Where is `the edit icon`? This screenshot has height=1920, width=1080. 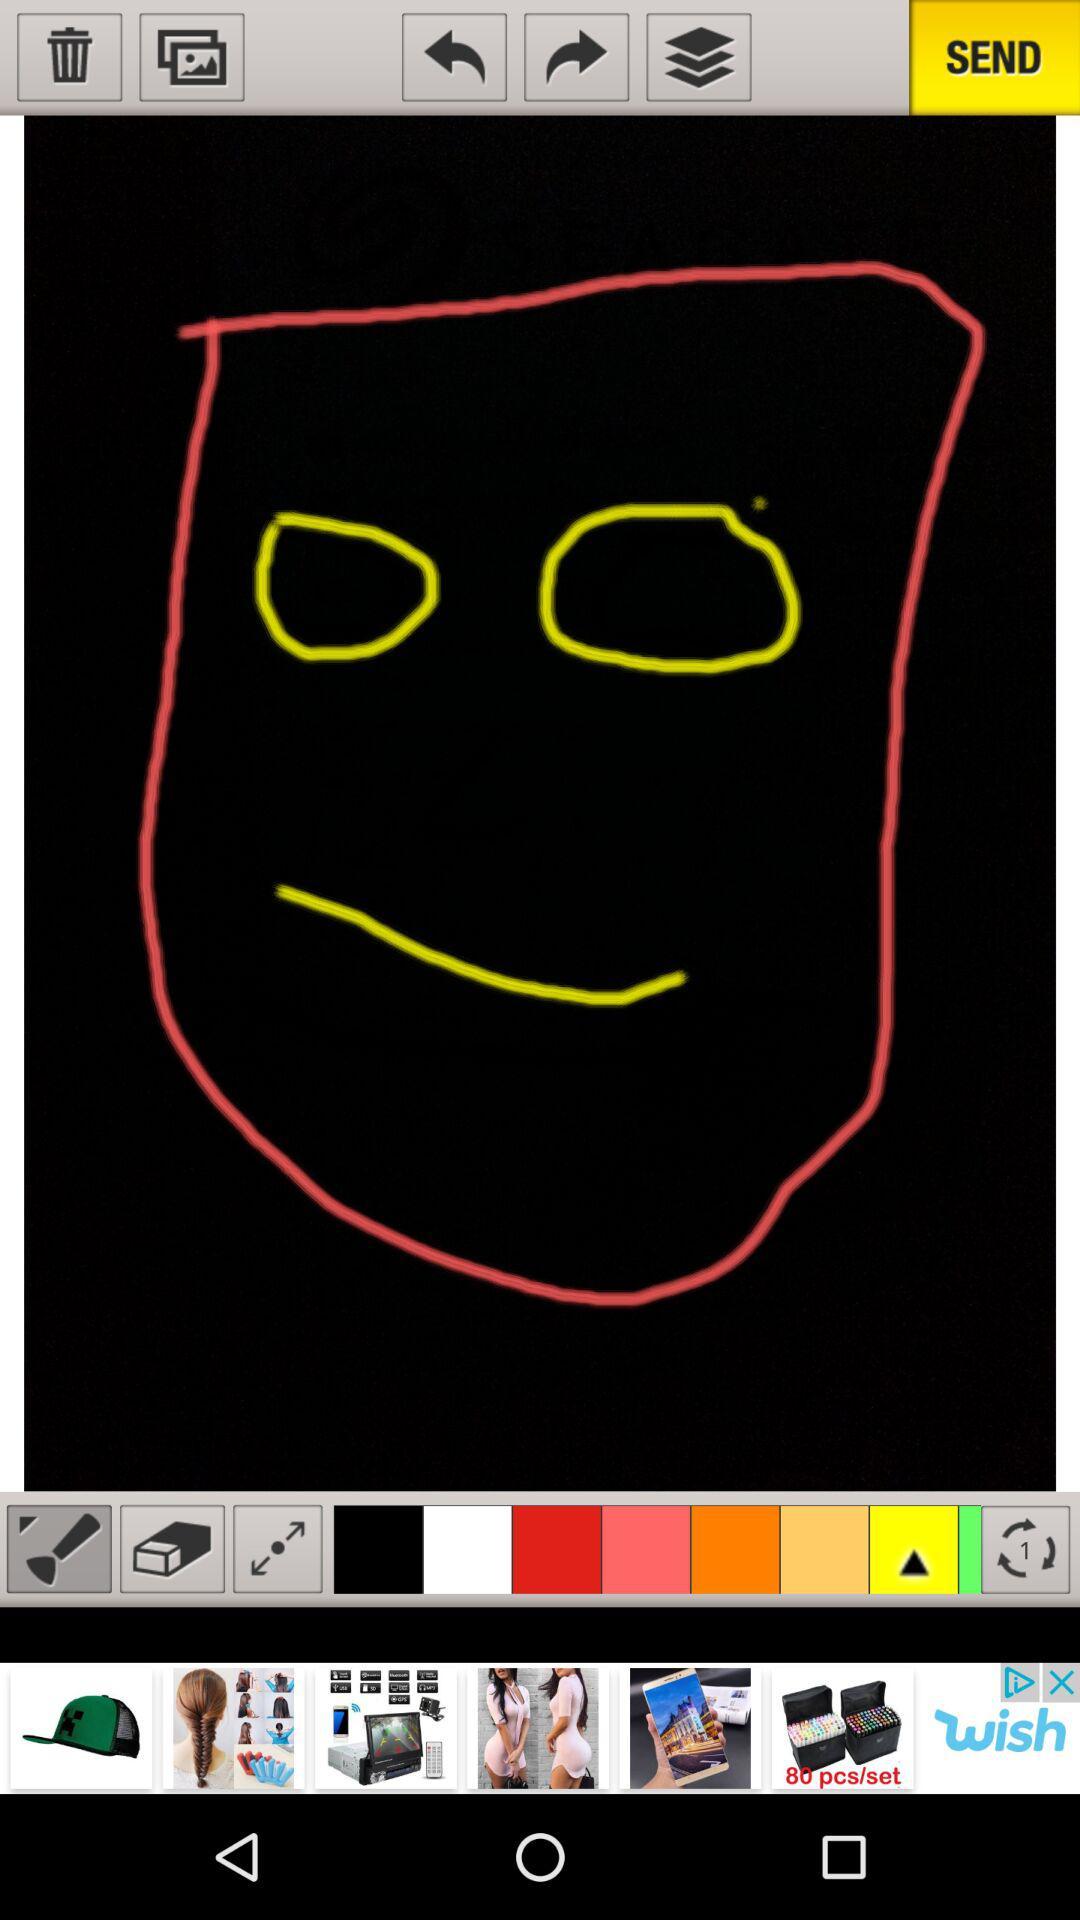
the edit icon is located at coordinates (58, 1548).